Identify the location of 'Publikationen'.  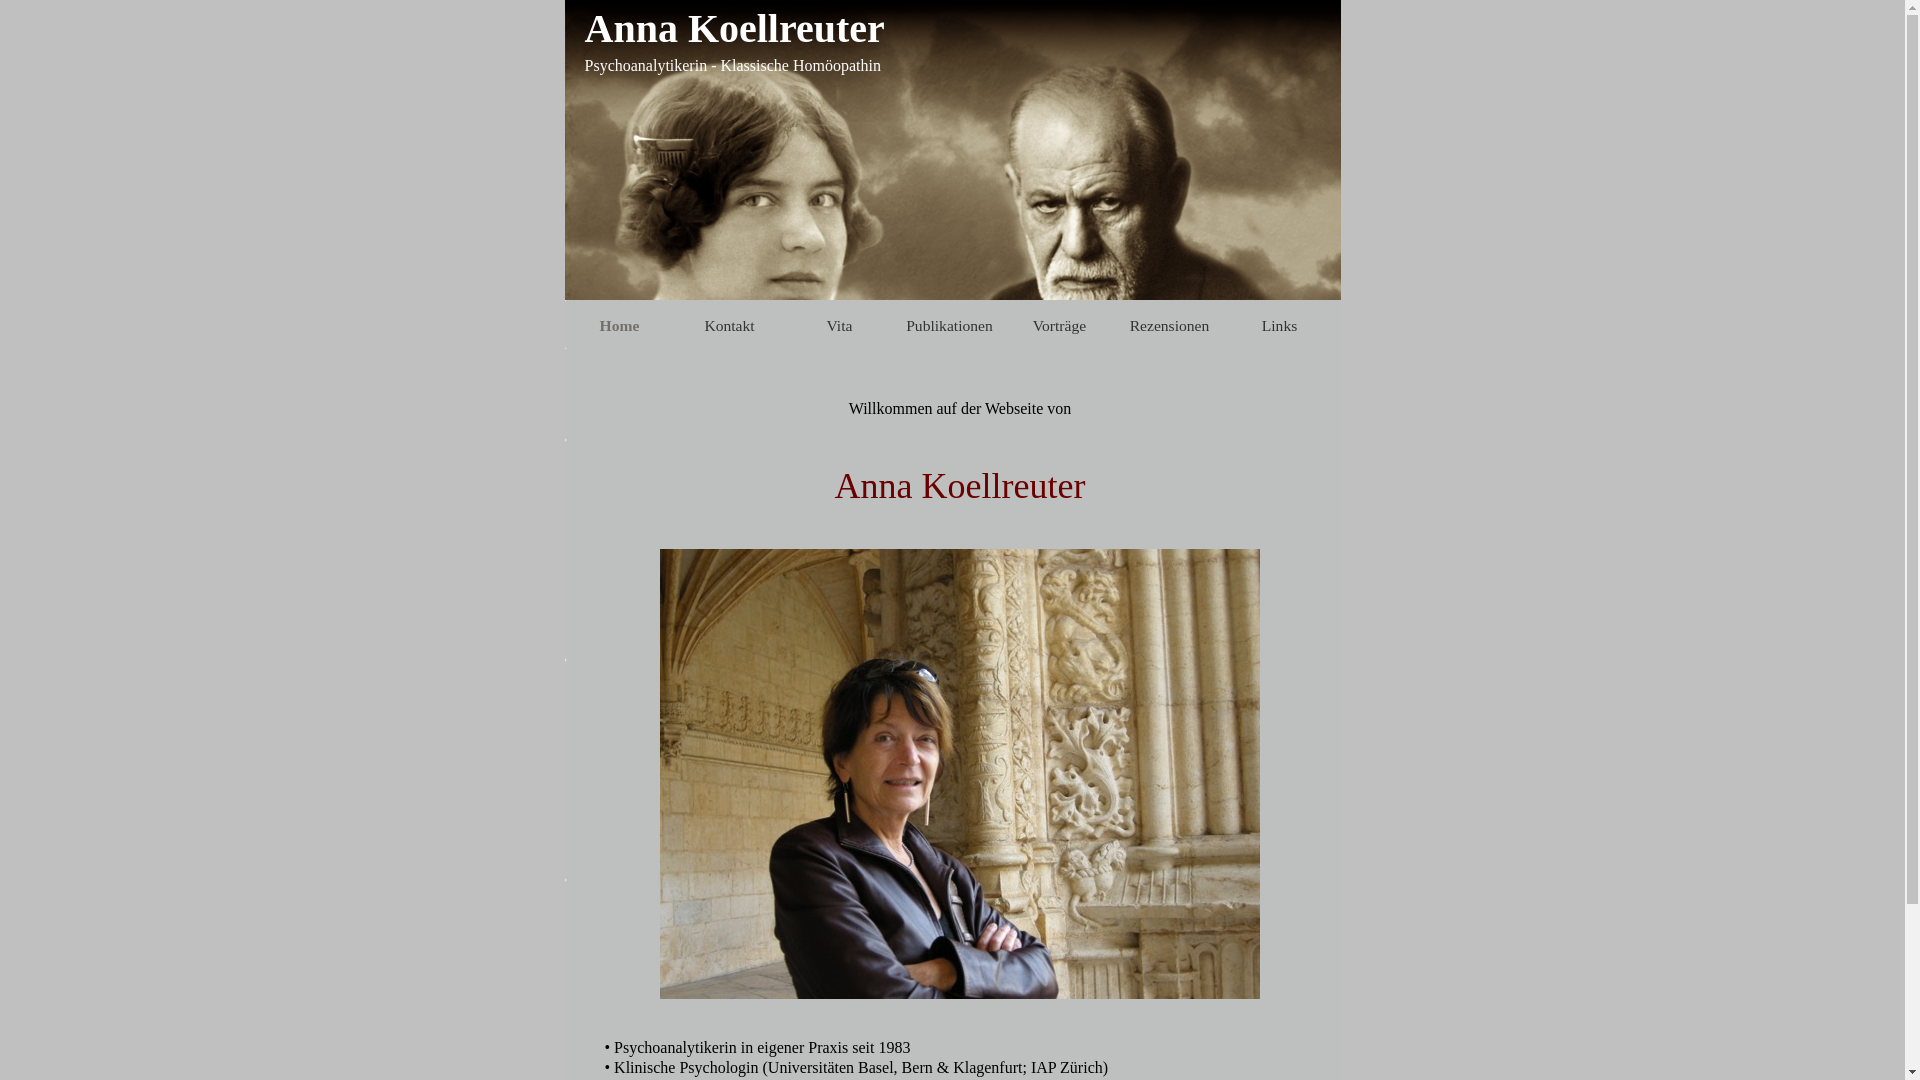
(948, 323).